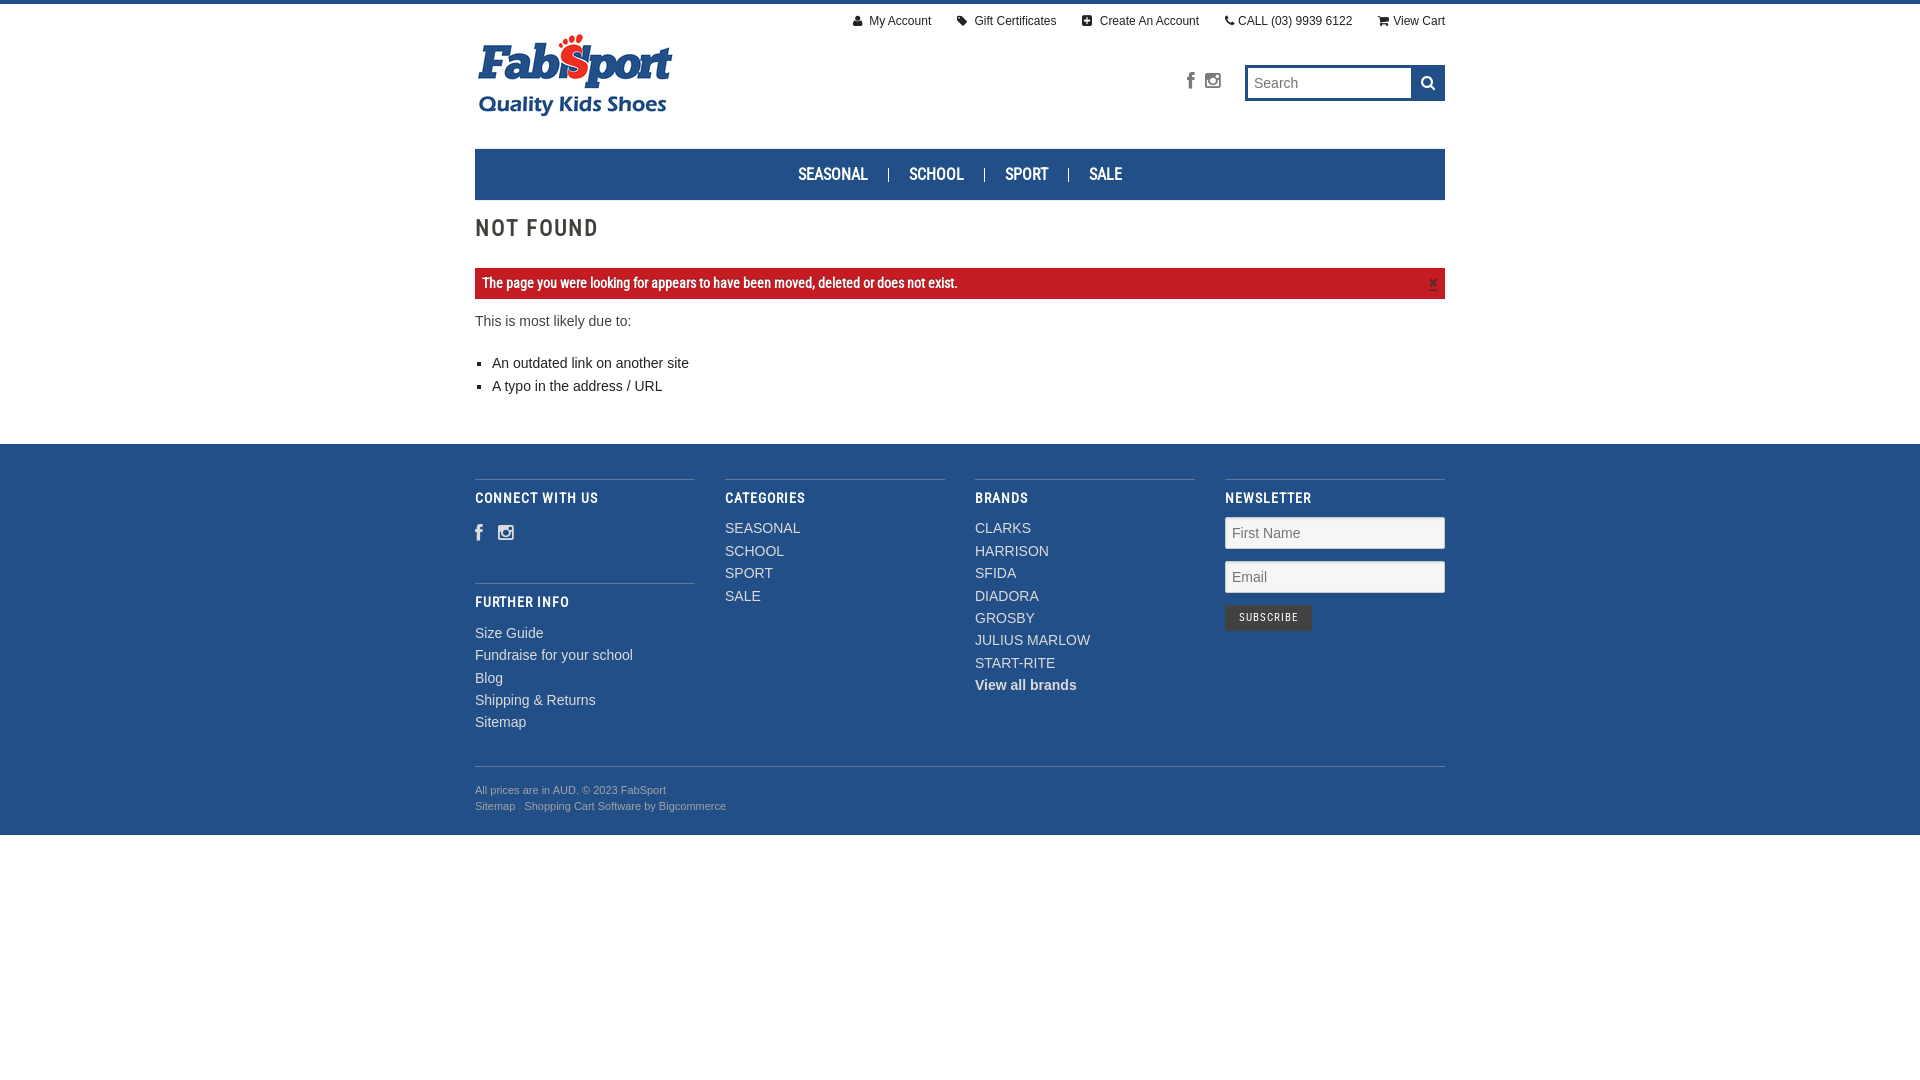 The image size is (1920, 1080). What do you see at coordinates (1014, 663) in the screenshot?
I see `'START-RITE'` at bounding box center [1014, 663].